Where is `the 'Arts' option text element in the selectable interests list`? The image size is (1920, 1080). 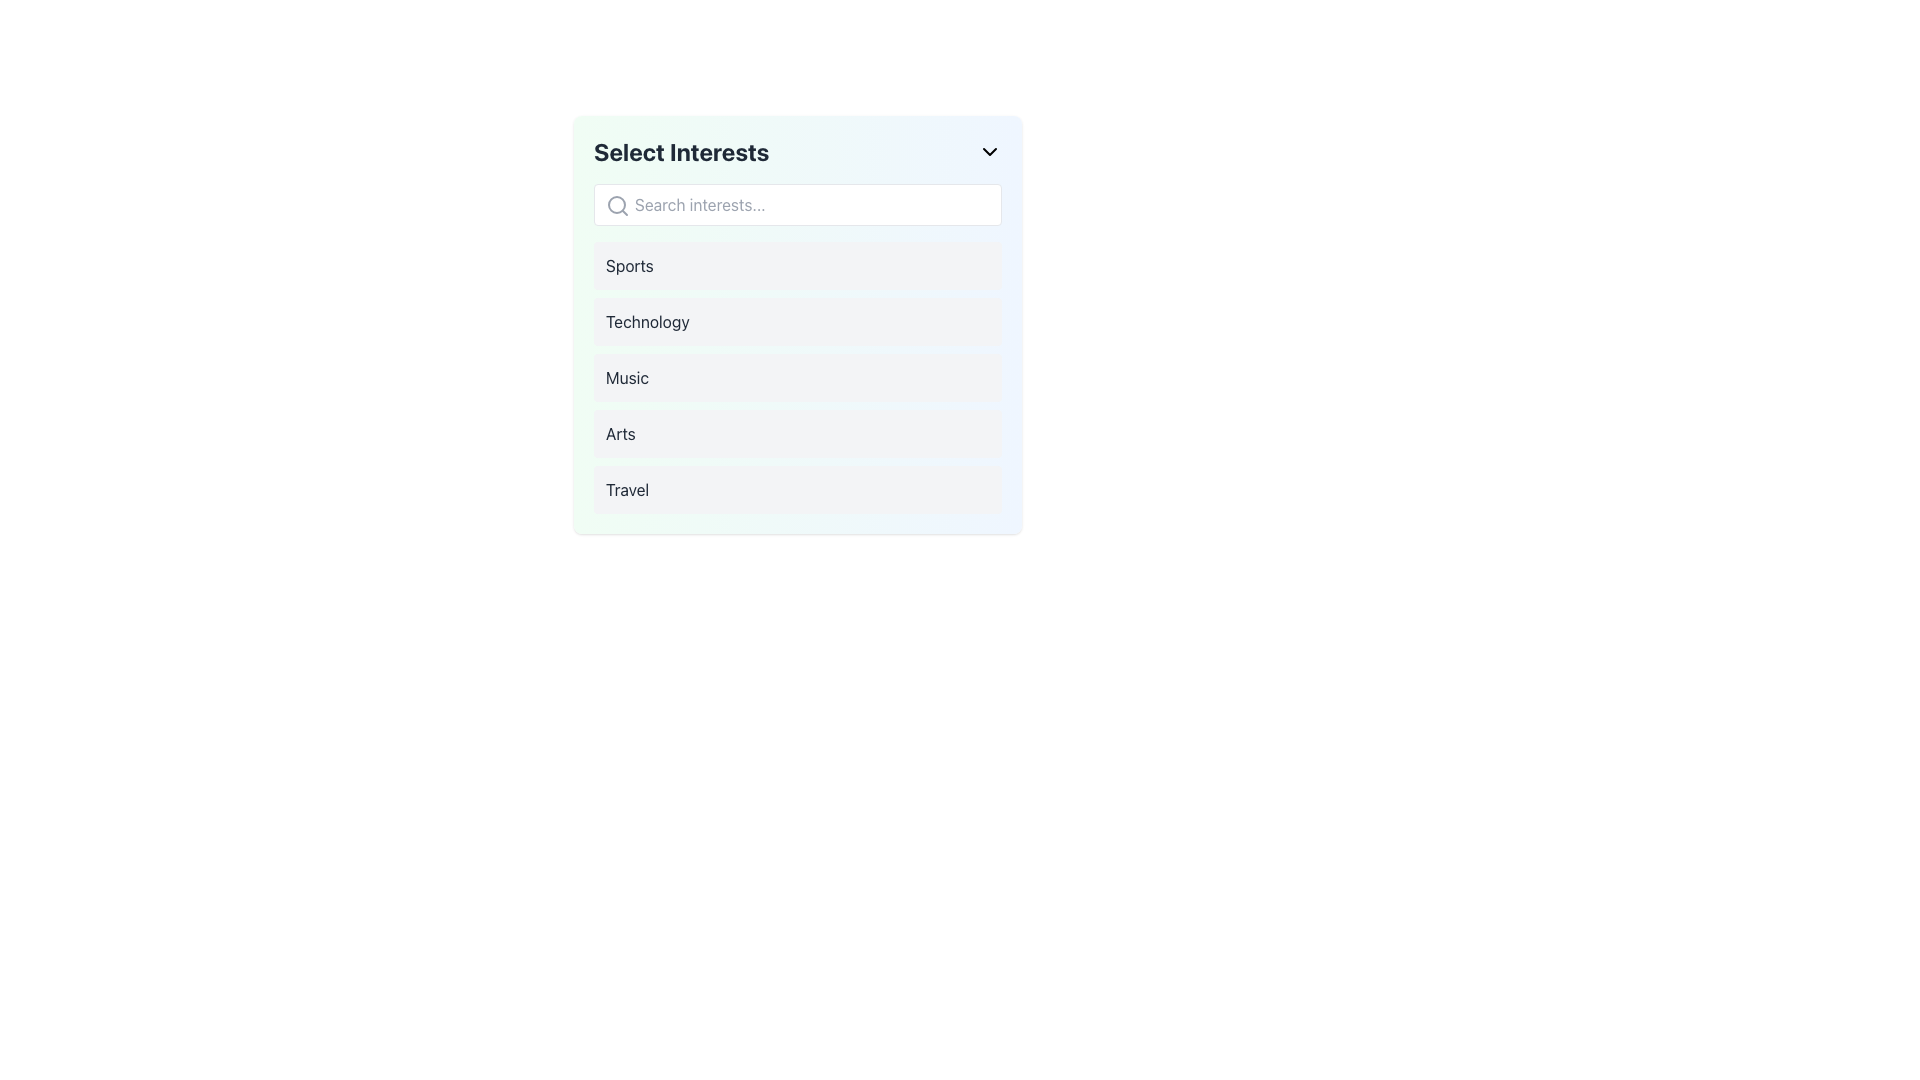
the 'Arts' option text element in the selectable interests list is located at coordinates (619, 433).